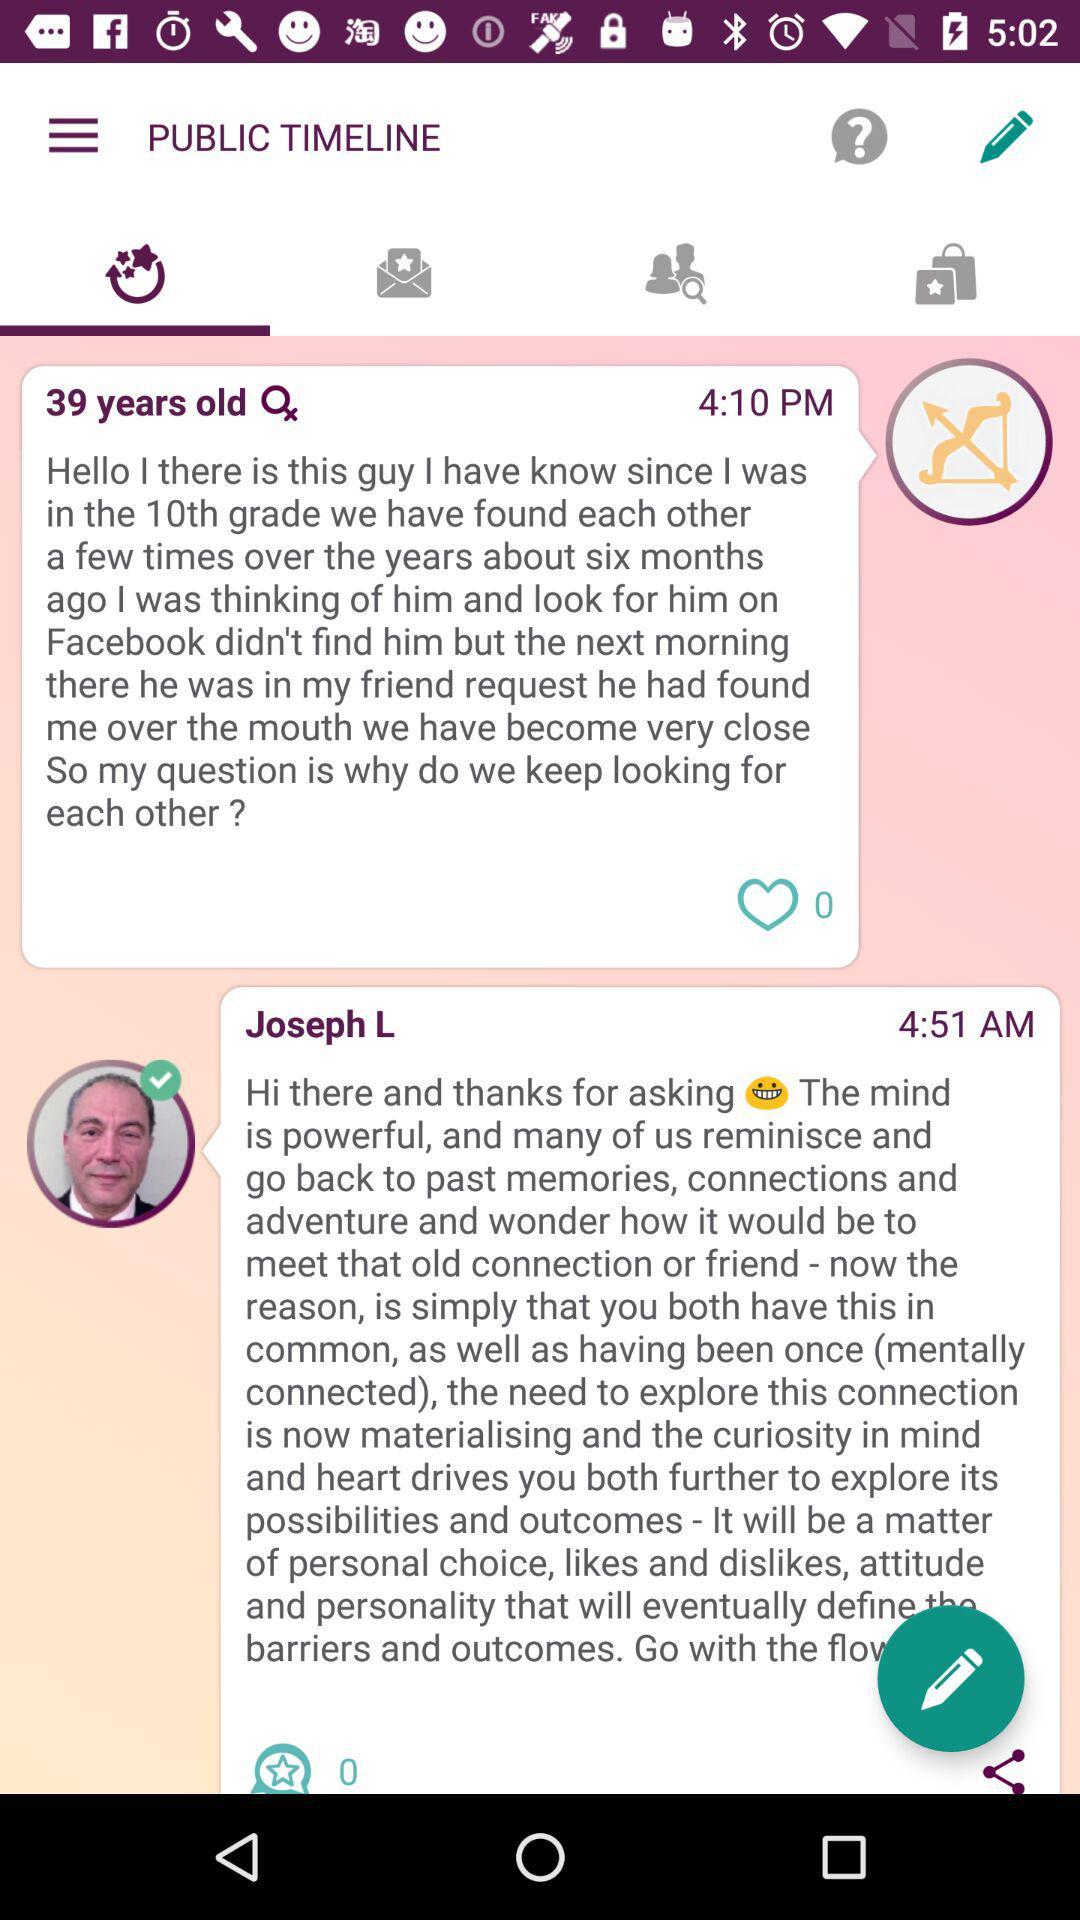  What do you see at coordinates (950, 1678) in the screenshot?
I see `type message` at bounding box center [950, 1678].